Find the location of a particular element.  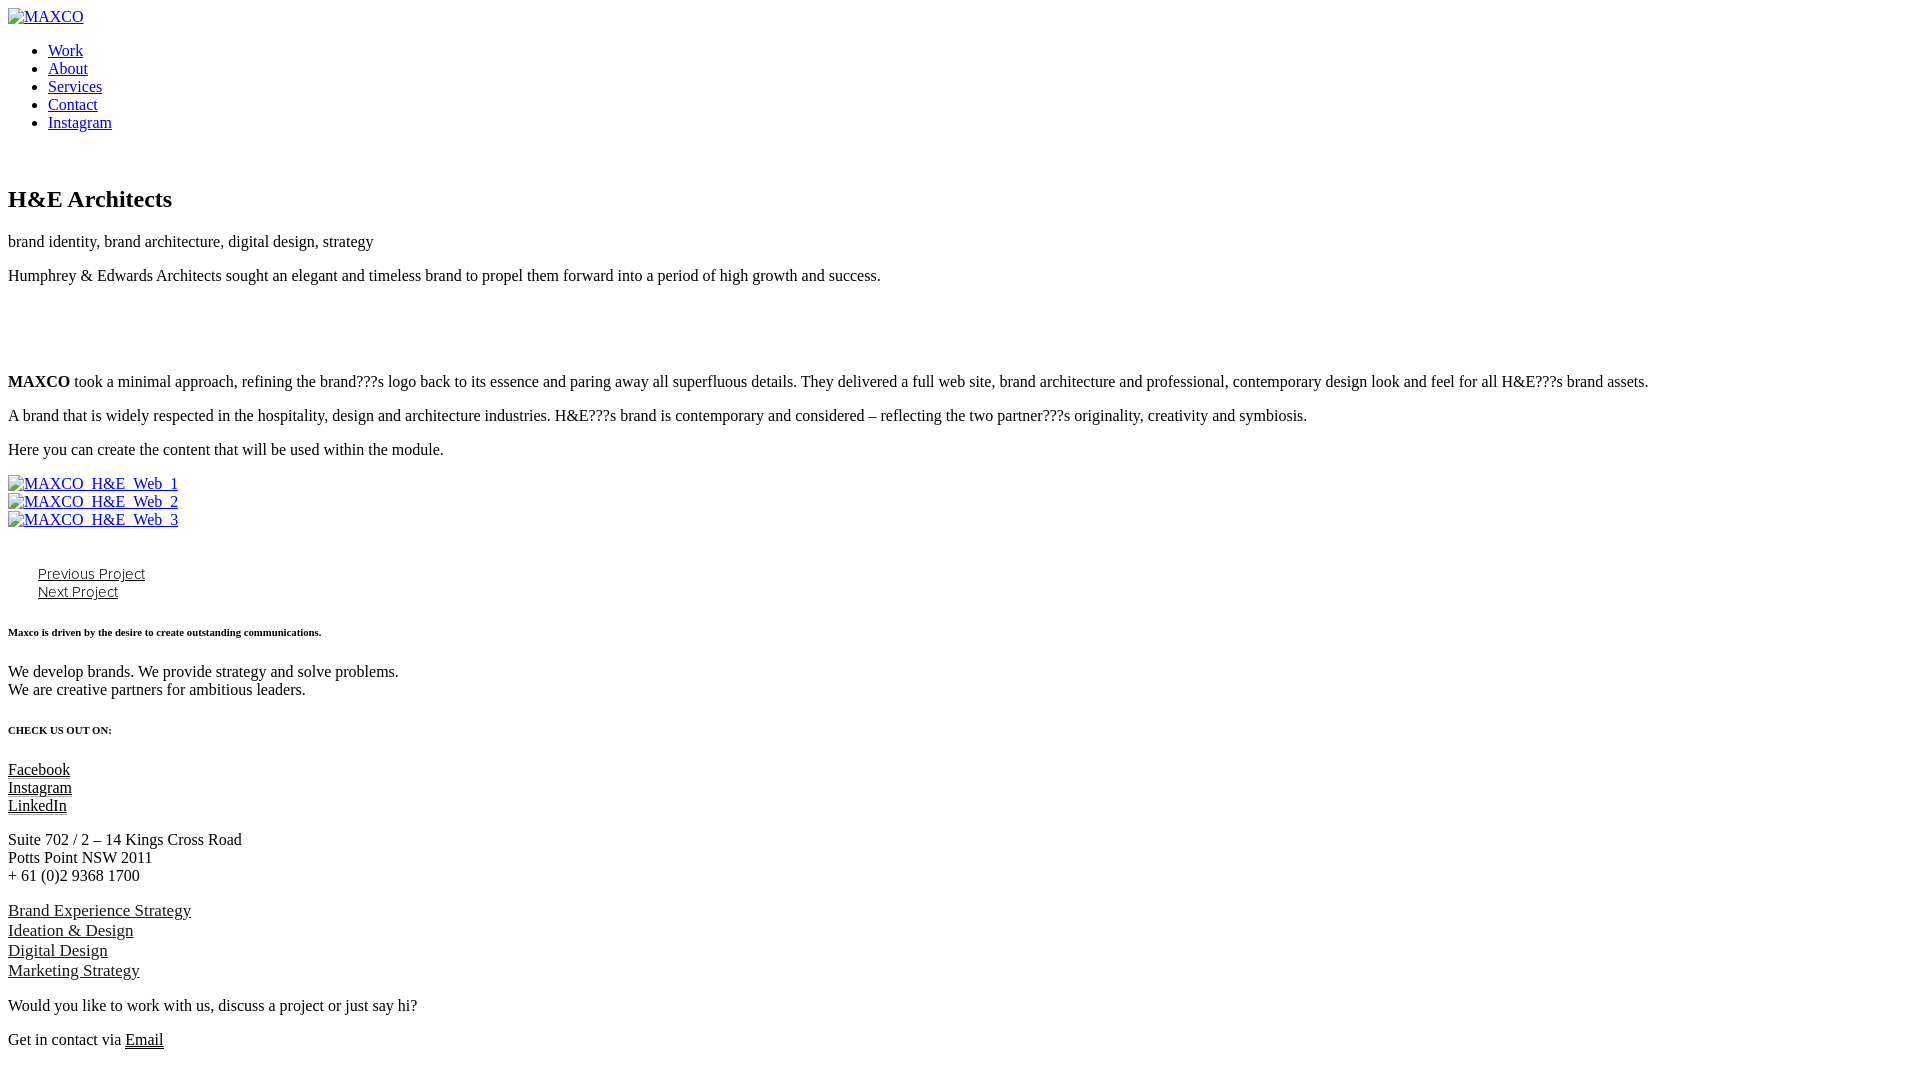

'MAXCO_H&E_Web_3' is located at coordinates (91, 518).